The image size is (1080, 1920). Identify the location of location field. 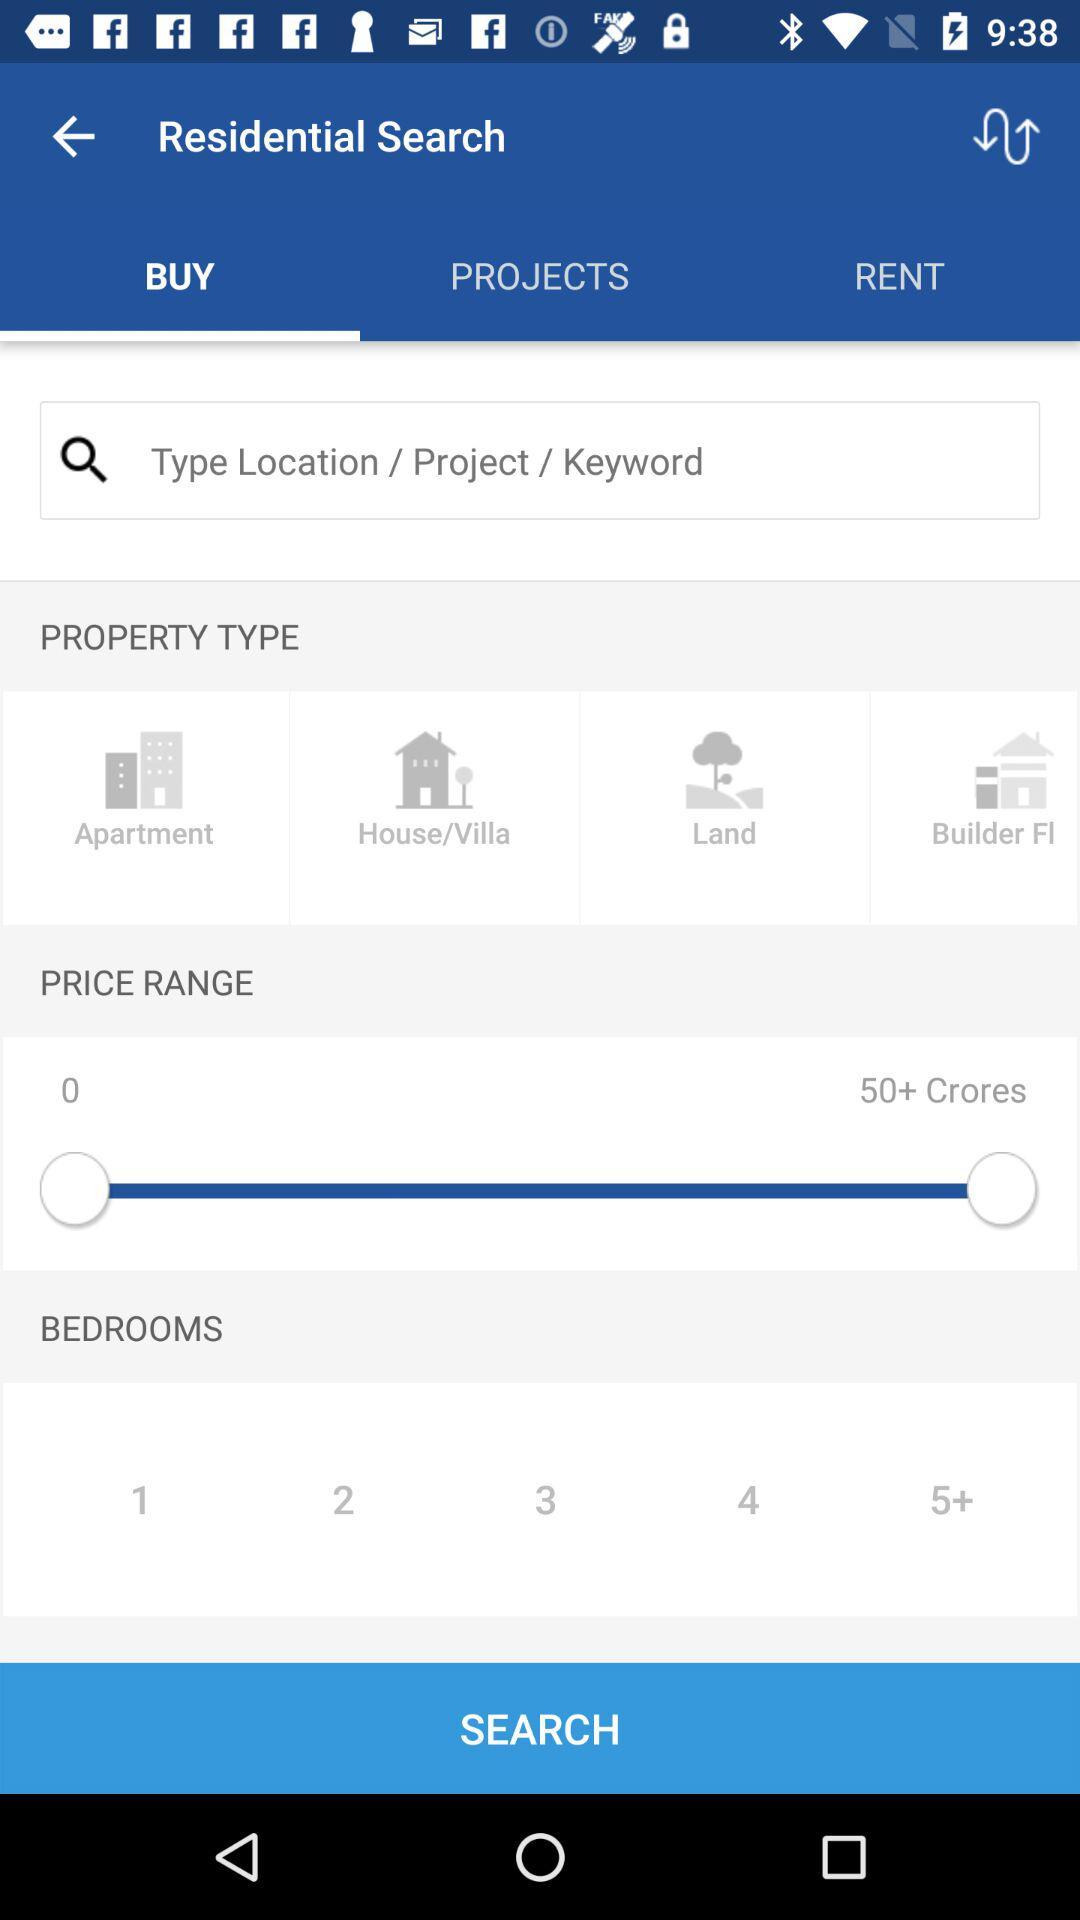
(578, 459).